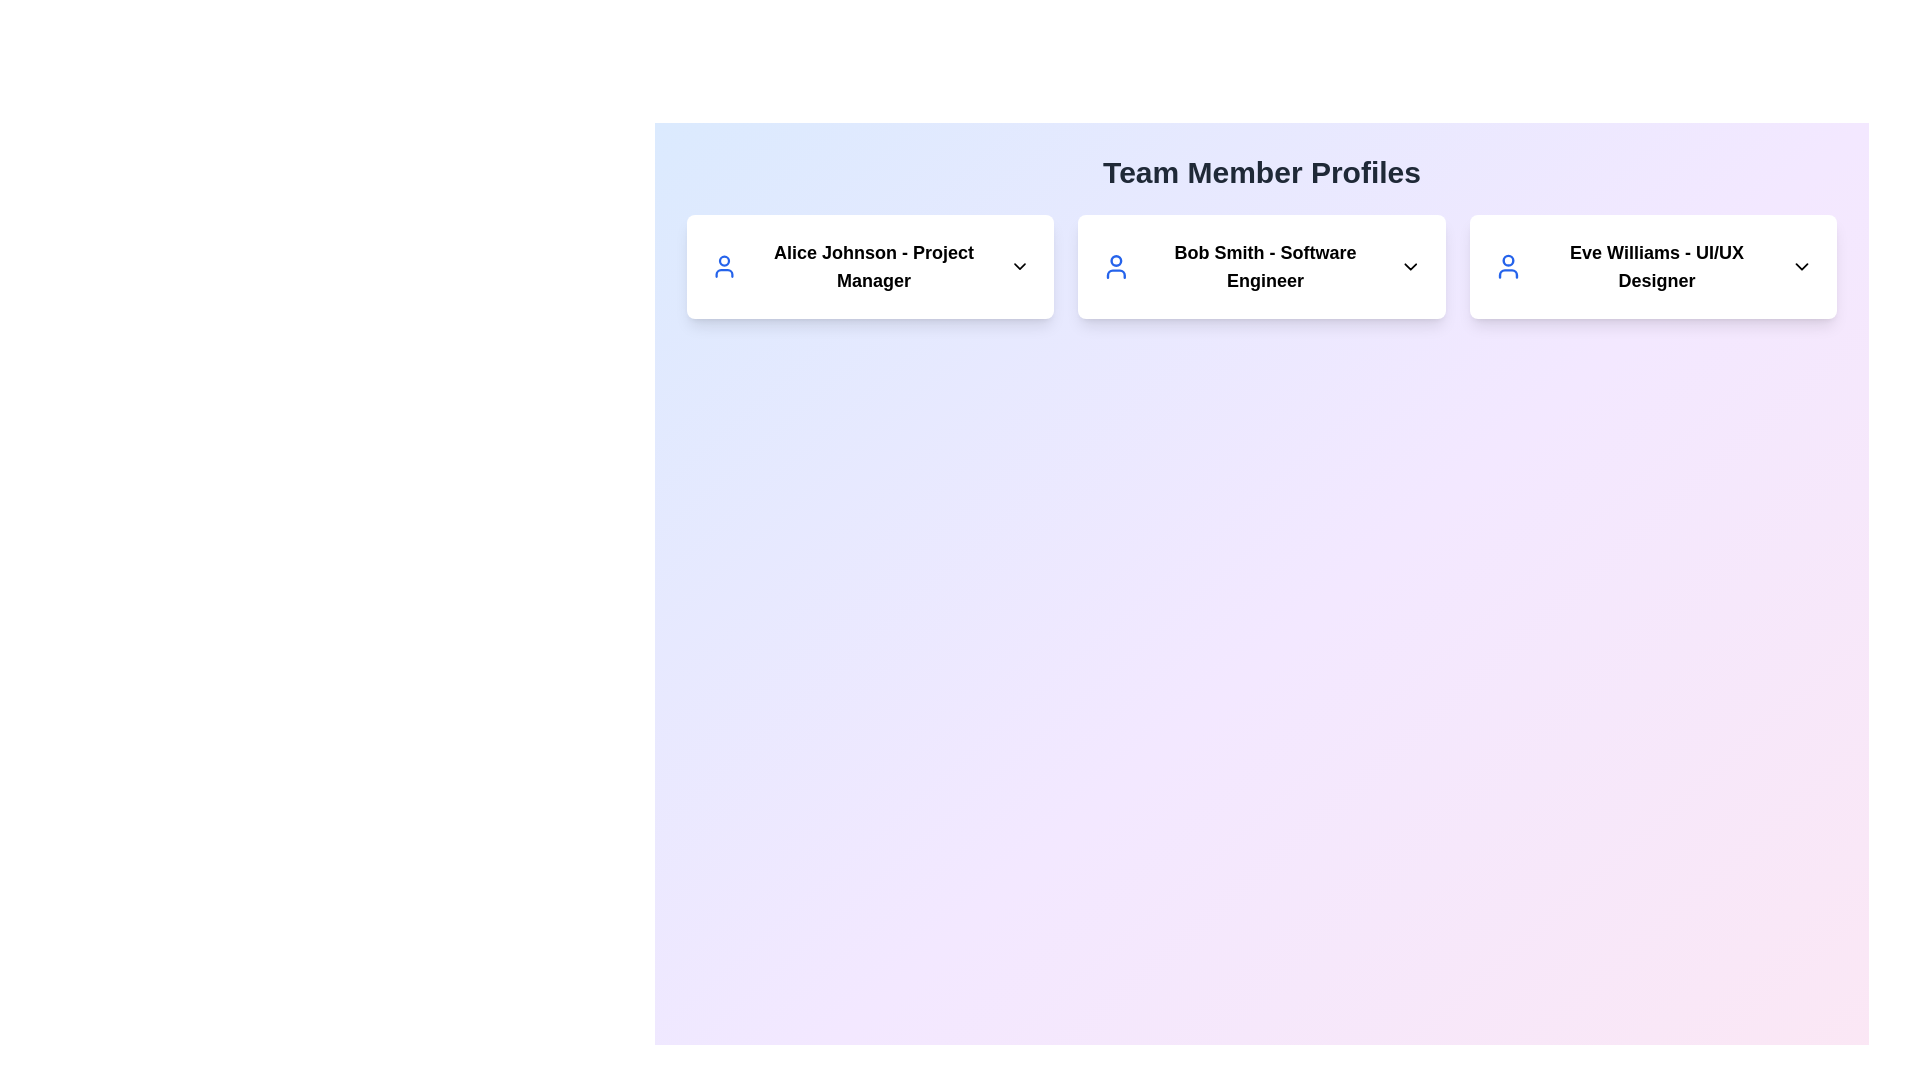  Describe the element at coordinates (723, 265) in the screenshot. I see `the blue-colored user icon that features a filled circle for the head and curved lines for the body, located at the leftmost position within the card displaying 'Alice Johnson - Project Manager'` at that location.